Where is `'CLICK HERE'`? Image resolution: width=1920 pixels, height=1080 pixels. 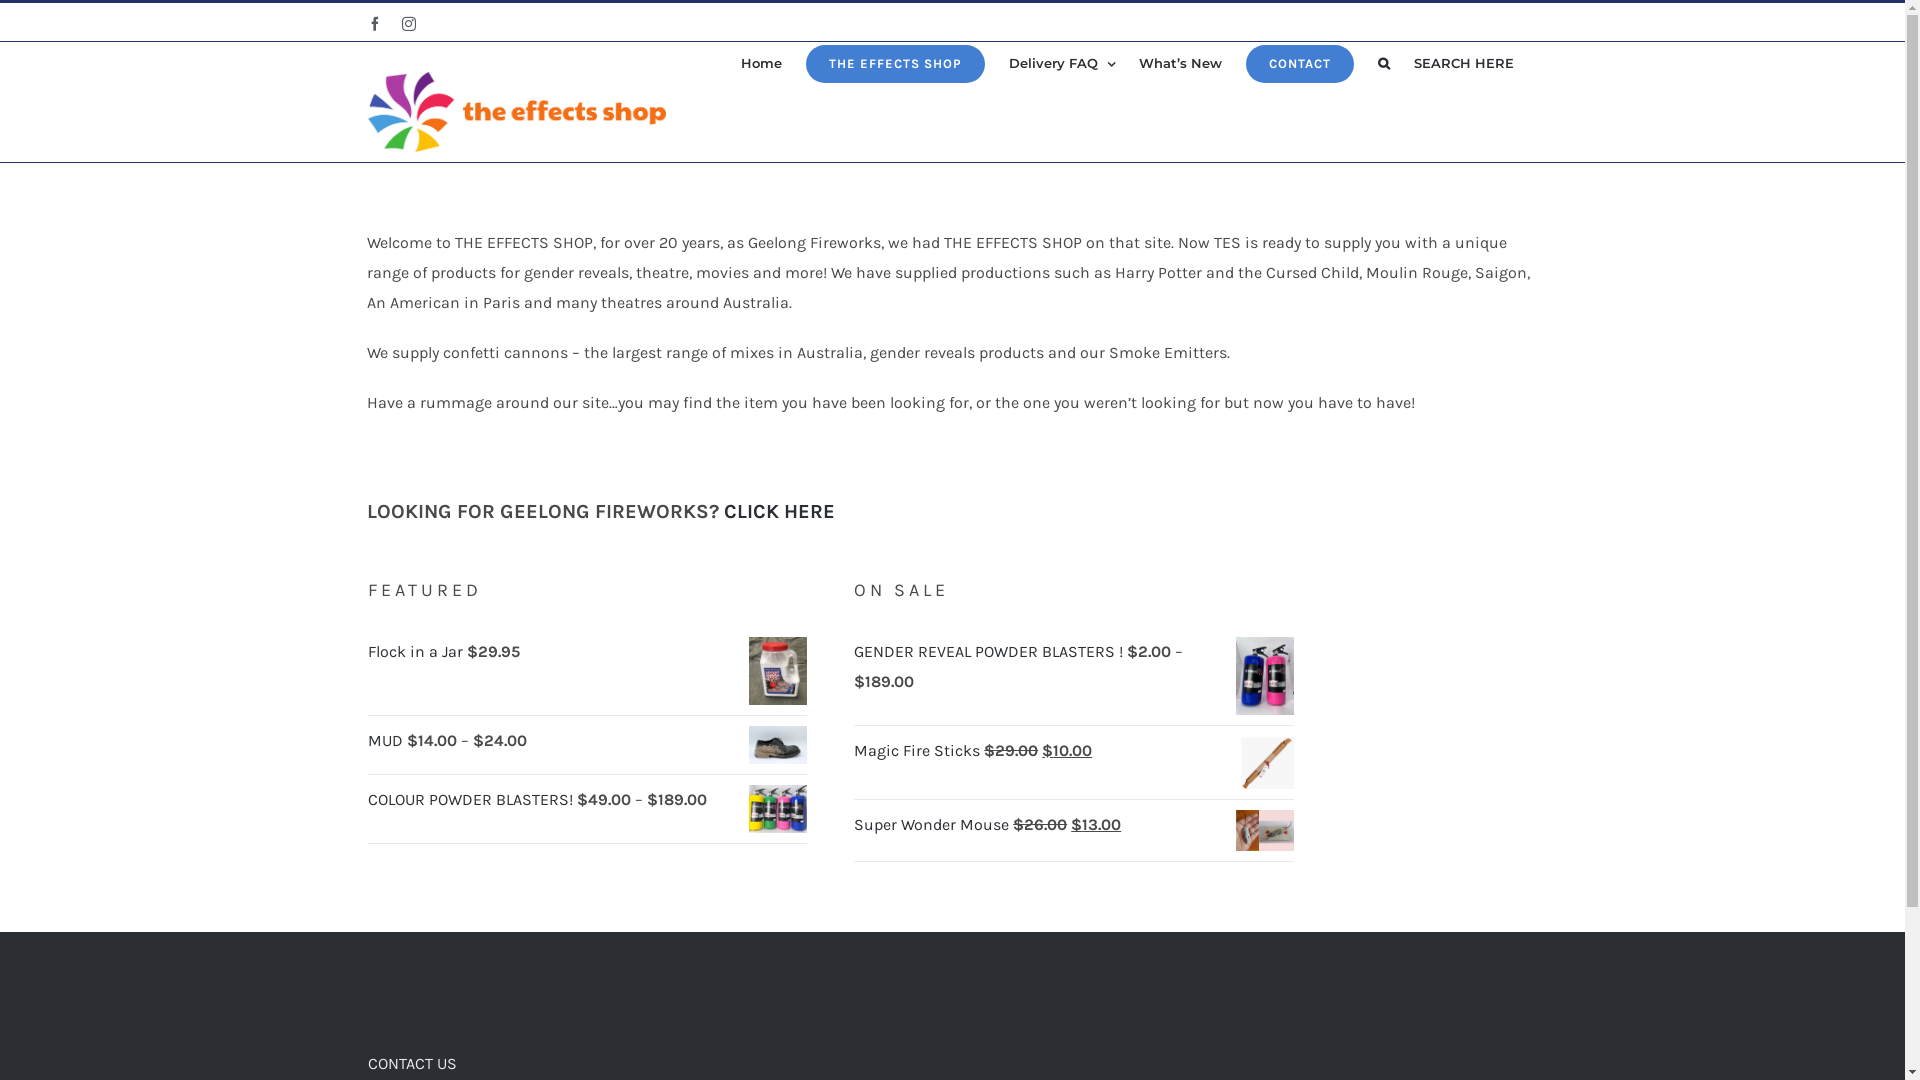
'CLICK HERE' is located at coordinates (778, 510).